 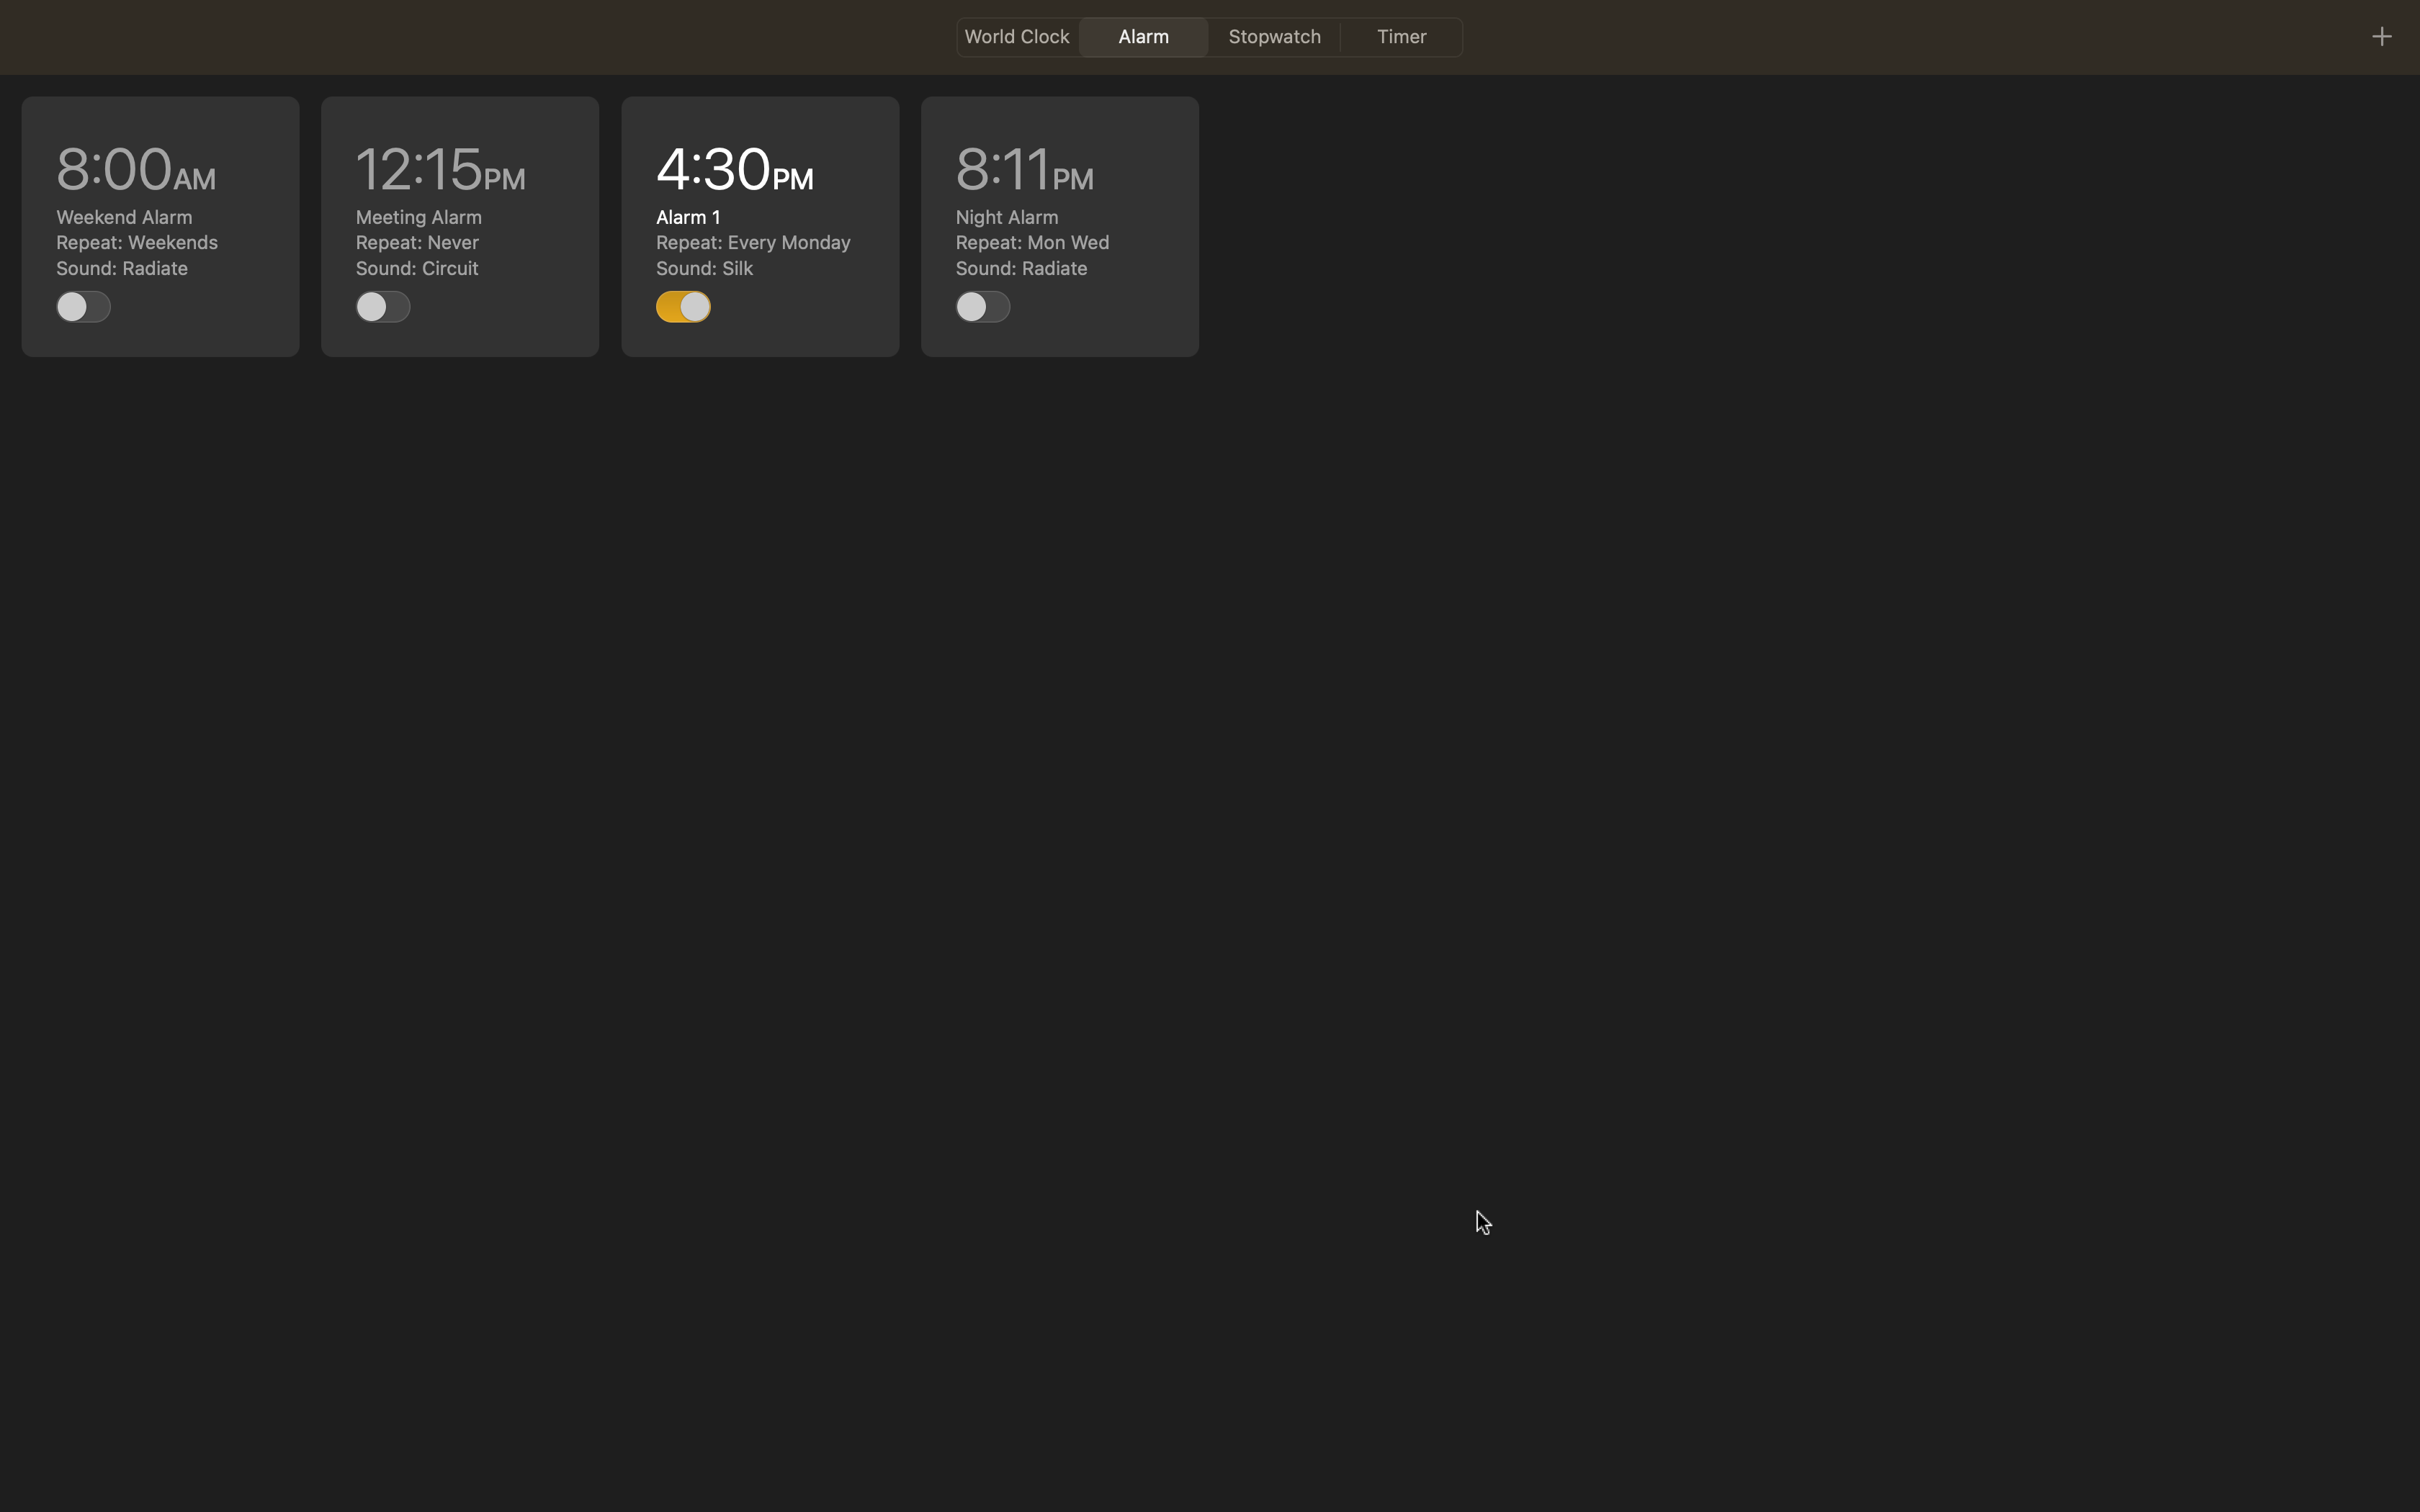 What do you see at coordinates (2380, 35) in the screenshot?
I see `the plus sign` at bounding box center [2380, 35].